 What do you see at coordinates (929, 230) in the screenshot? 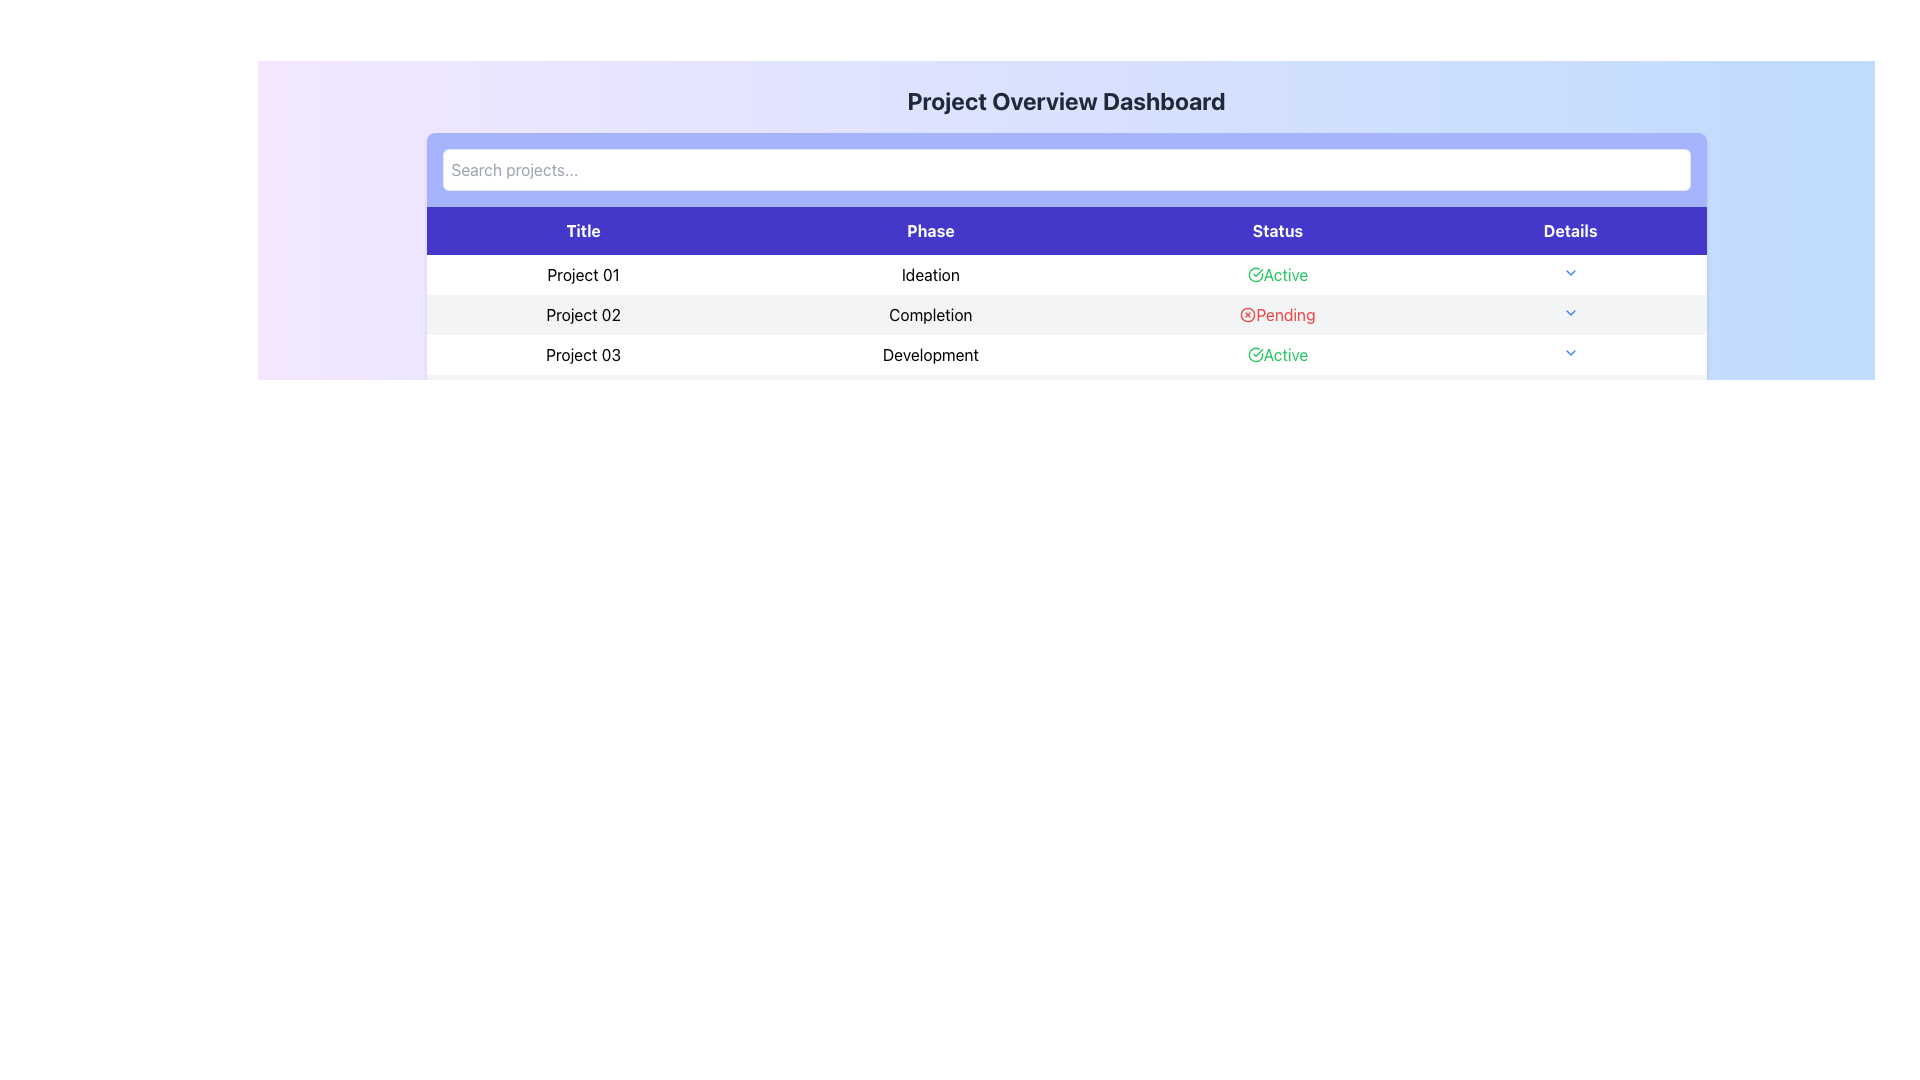
I see `the 'Phase' header text label in the blue bar at the top of the table, which is located between the 'Title' and 'Status' headers` at bounding box center [929, 230].